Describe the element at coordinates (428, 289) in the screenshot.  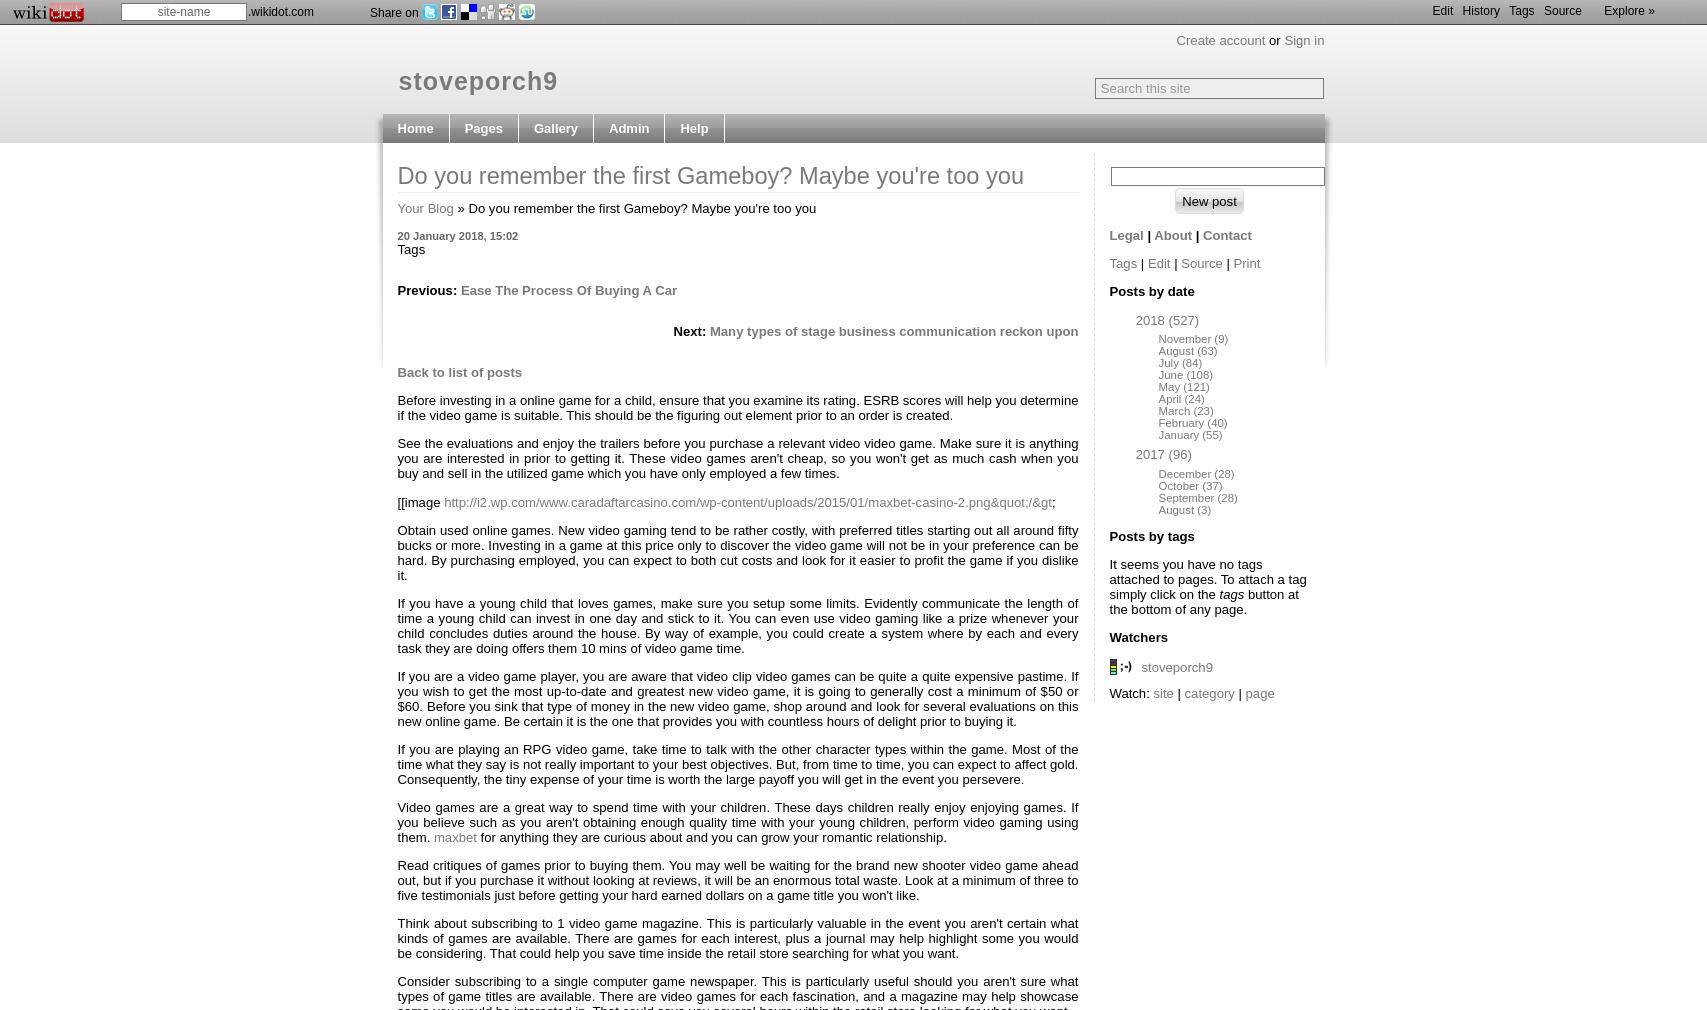
I see `'Previous:'` at that location.